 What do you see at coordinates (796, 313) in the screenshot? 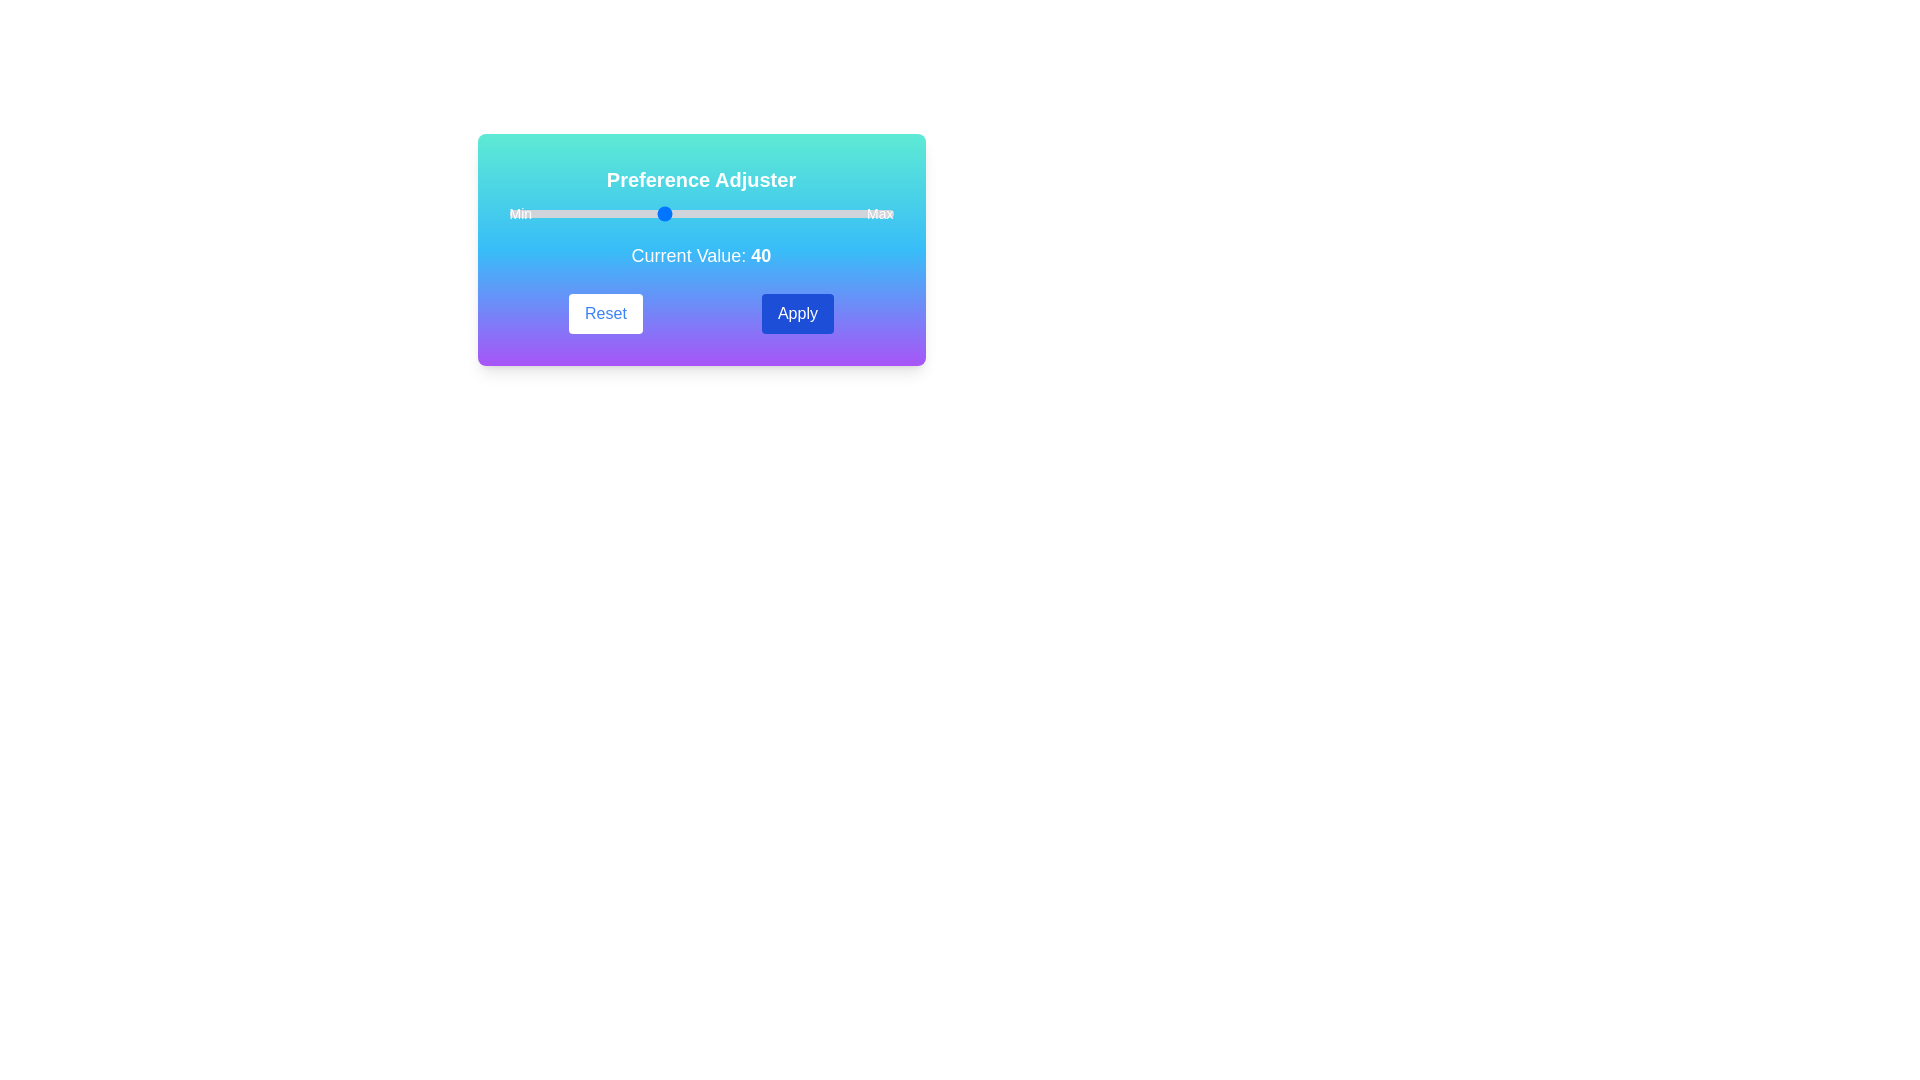
I see `'Apply' button to confirm the current preference value` at bounding box center [796, 313].